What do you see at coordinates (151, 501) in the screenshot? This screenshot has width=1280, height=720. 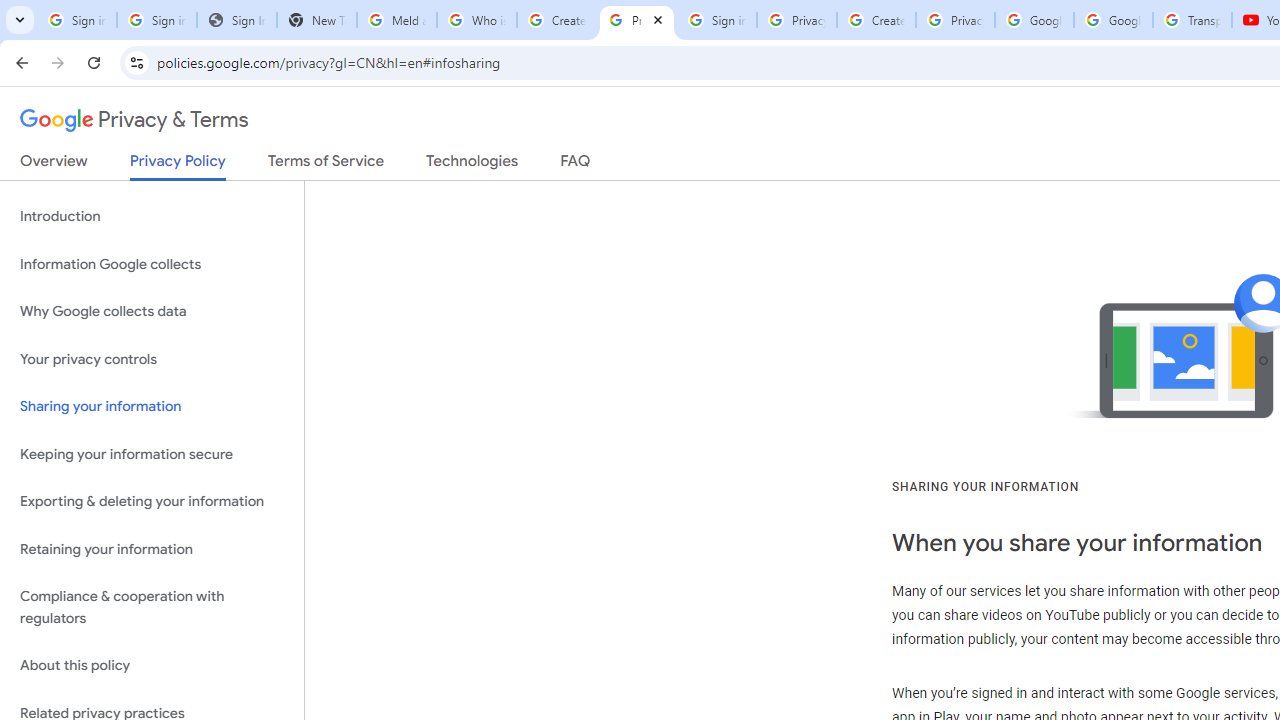 I see `'Exporting & deleting your information'` at bounding box center [151, 501].